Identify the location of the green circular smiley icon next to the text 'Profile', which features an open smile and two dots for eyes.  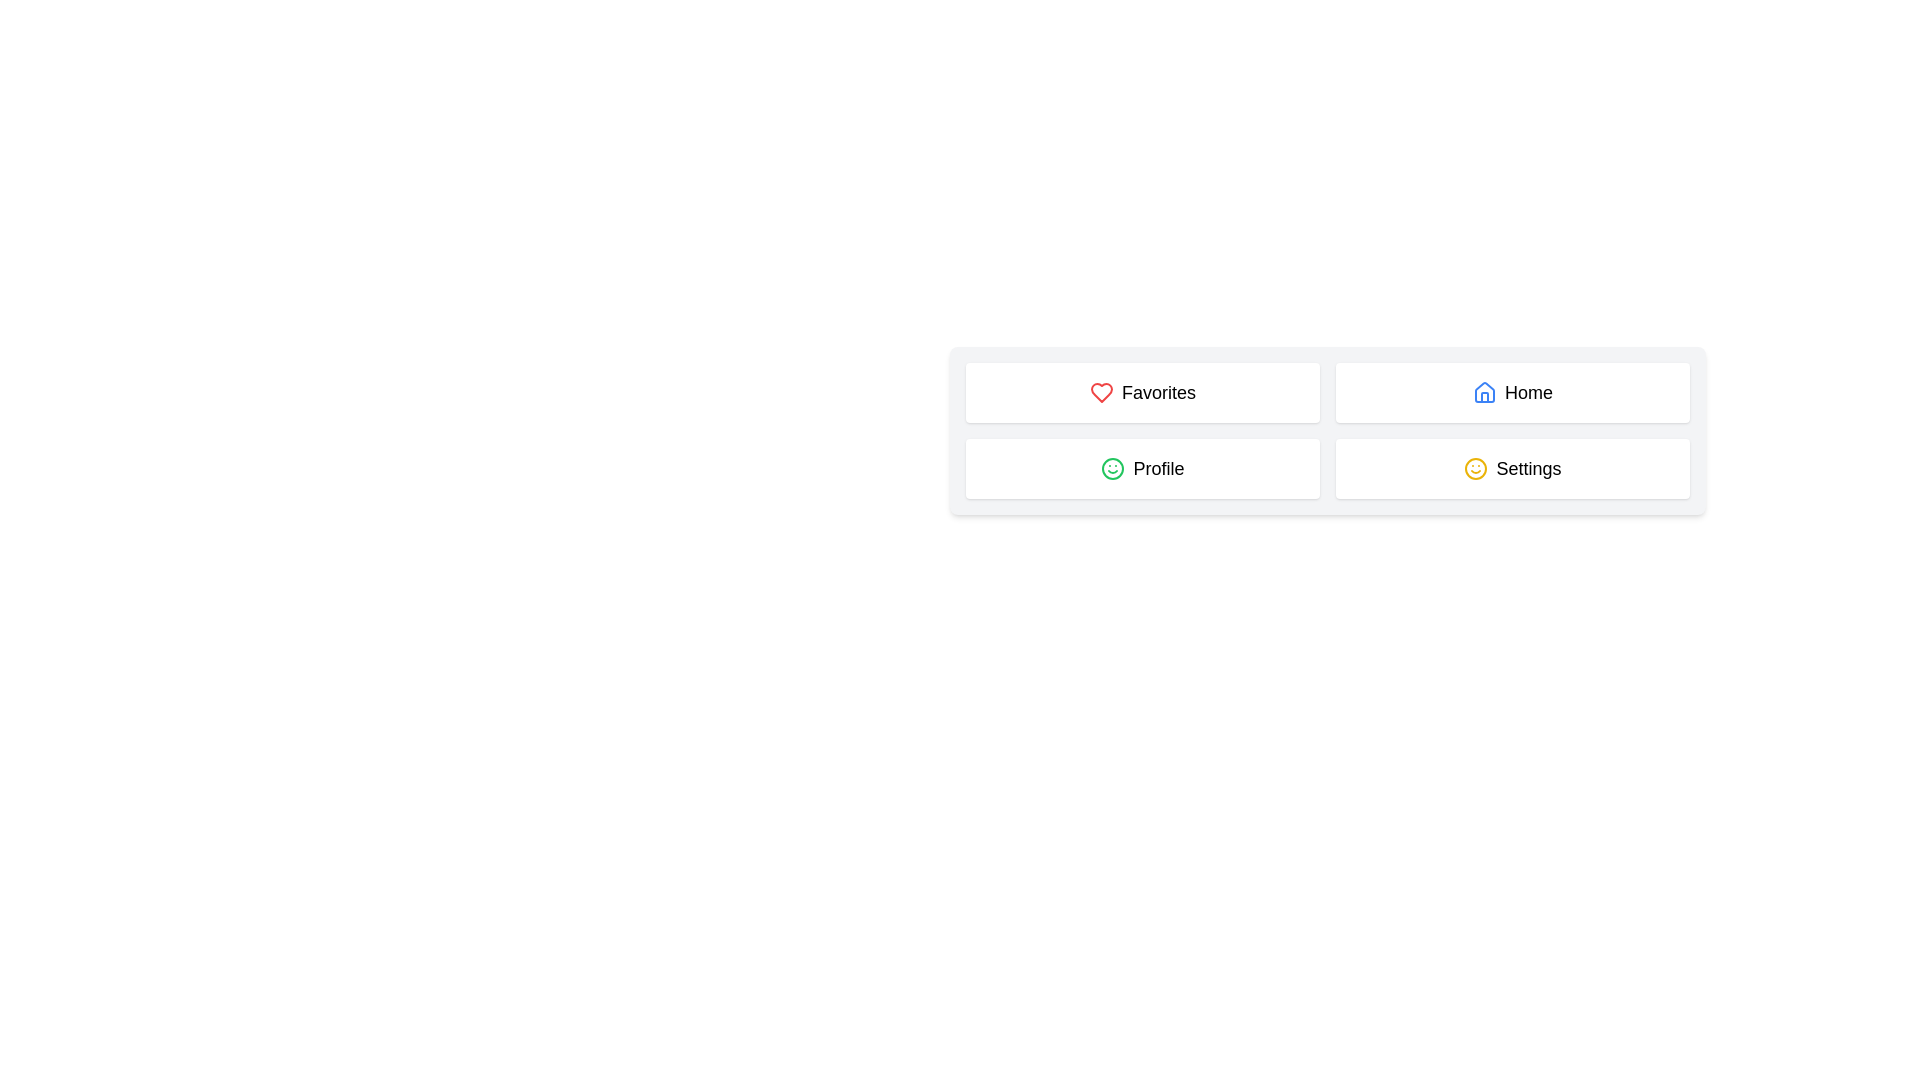
(1112, 469).